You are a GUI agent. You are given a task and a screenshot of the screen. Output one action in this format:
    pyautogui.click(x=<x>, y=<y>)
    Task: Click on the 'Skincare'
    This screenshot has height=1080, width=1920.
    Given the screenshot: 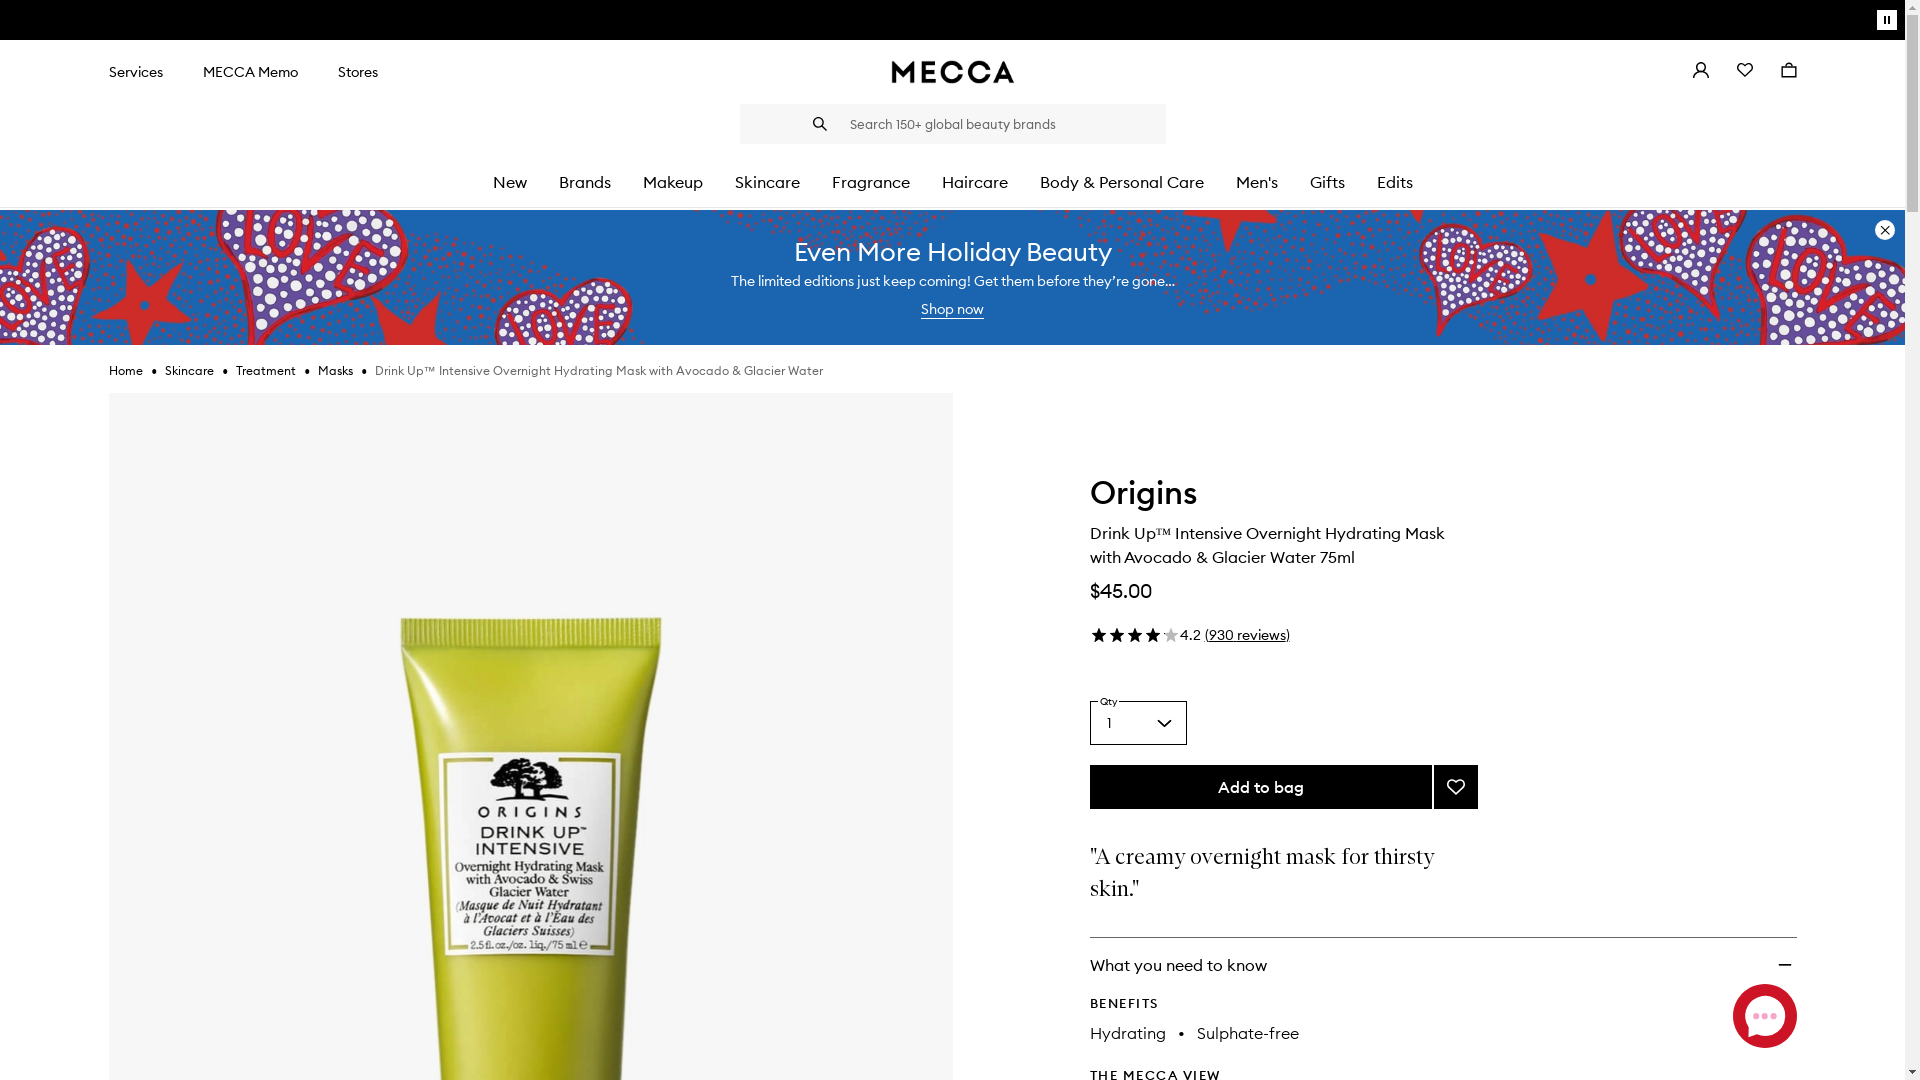 What is the action you would take?
    pyautogui.click(x=765, y=182)
    